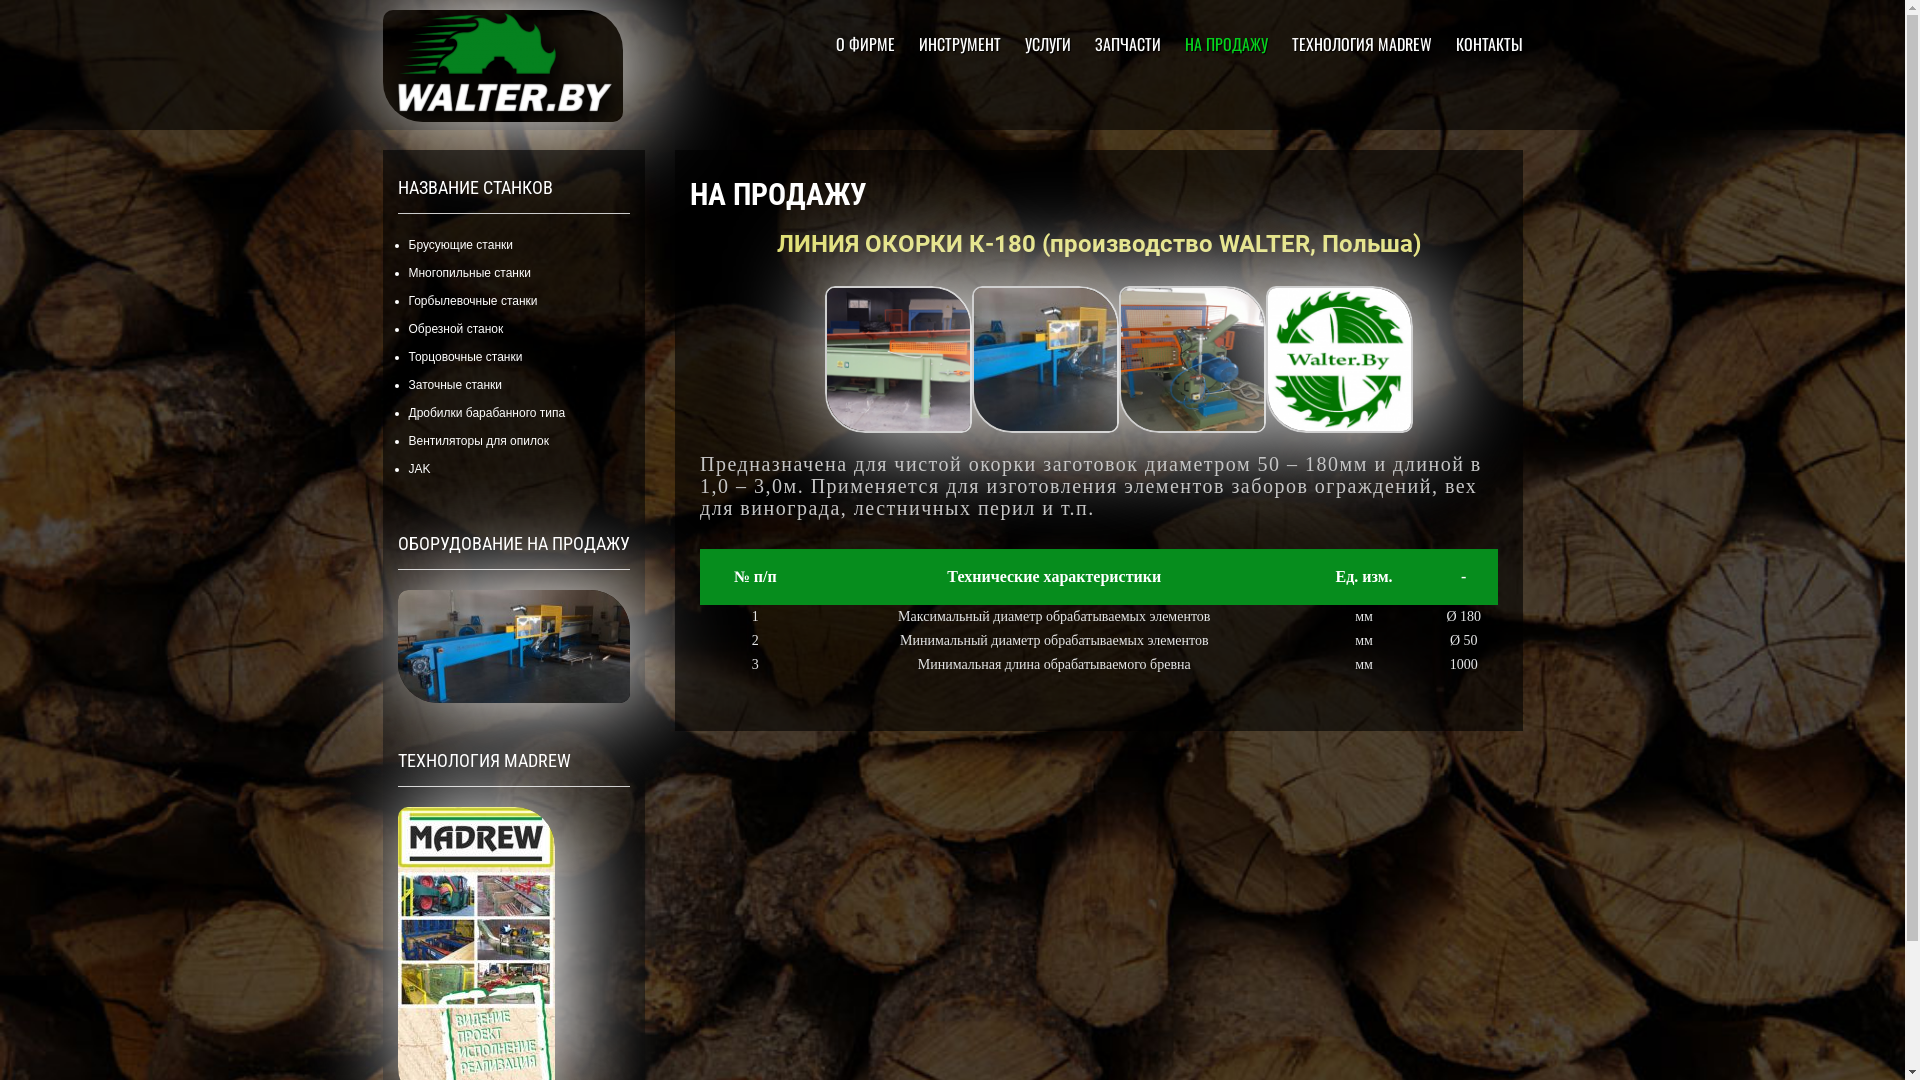 The image size is (1920, 1080). Describe the element at coordinates (407, 469) in the screenshot. I see `'JAK'` at that location.